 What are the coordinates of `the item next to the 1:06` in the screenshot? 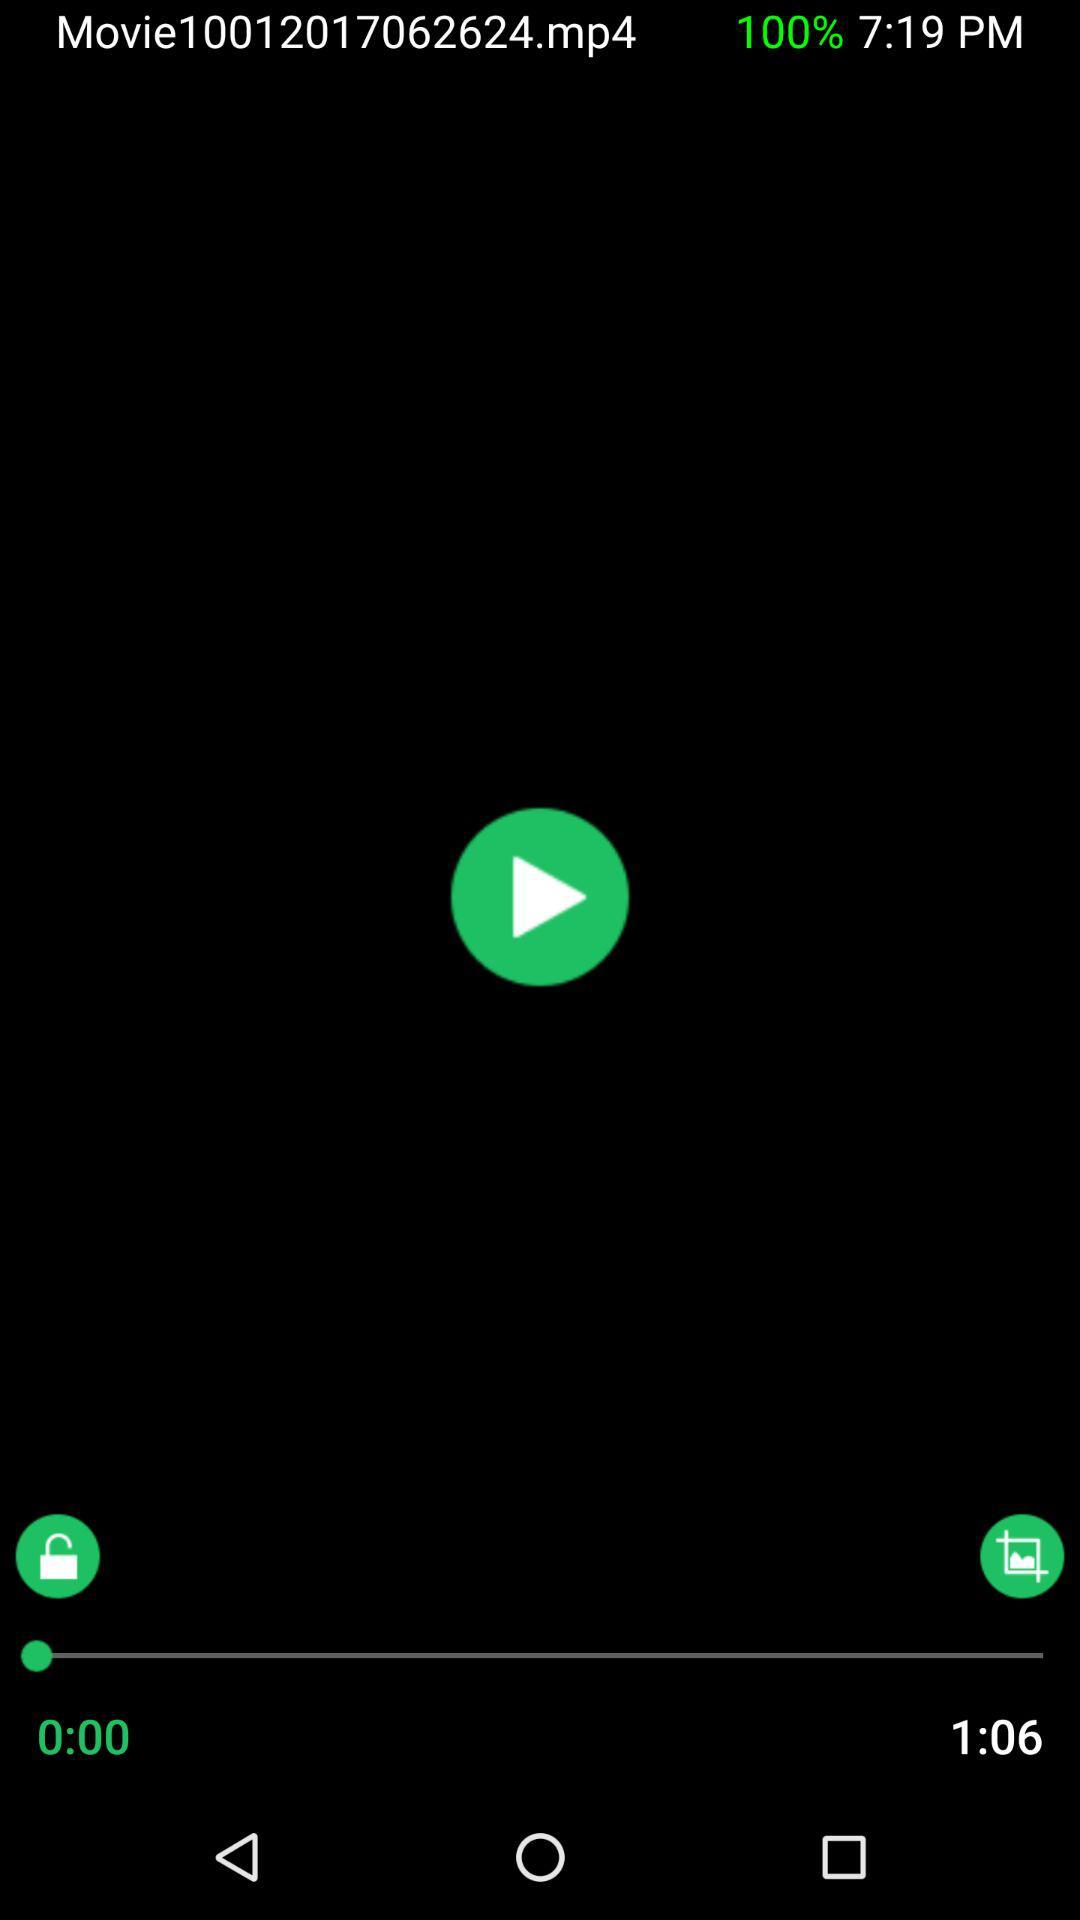 It's located at (123, 1734).